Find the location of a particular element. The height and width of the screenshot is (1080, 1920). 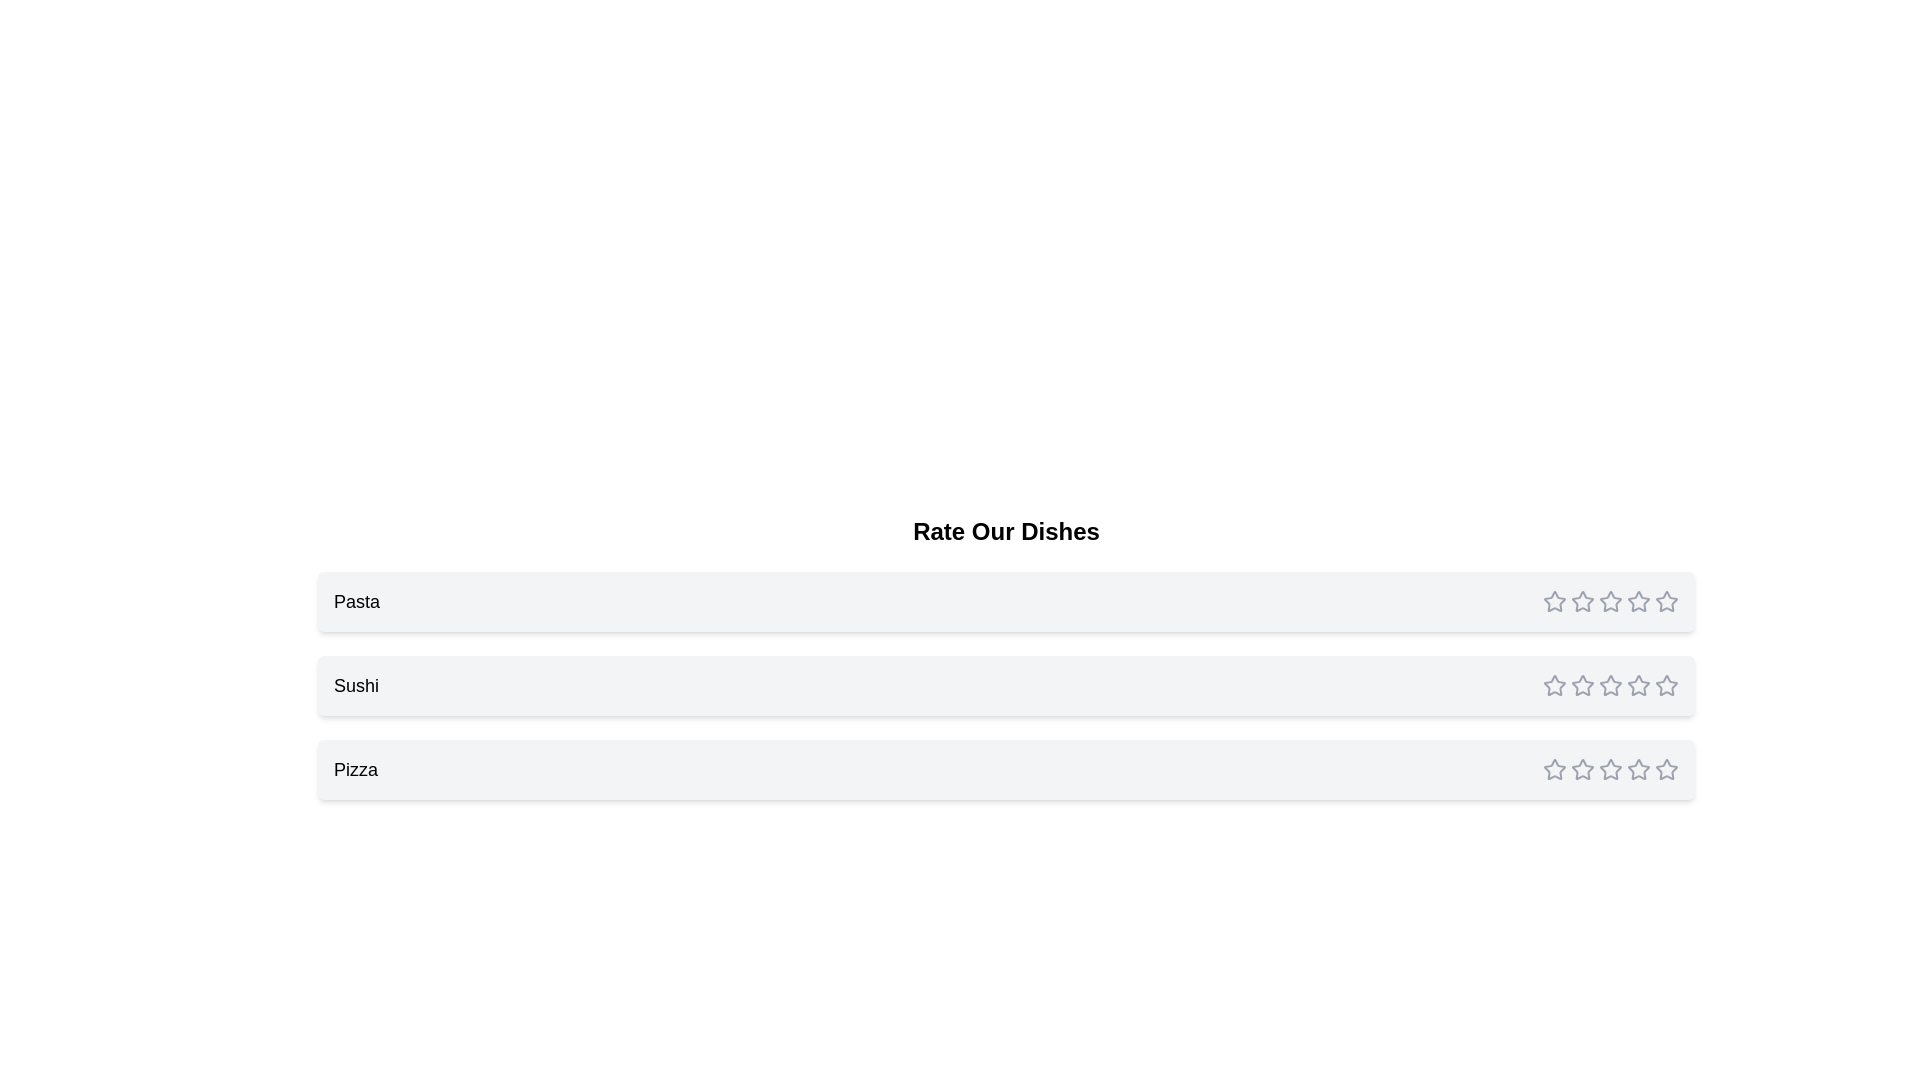

the second List item card labeled 'Sushi' in the vertical list under 'Rate Our Dishes' is located at coordinates (1006, 685).